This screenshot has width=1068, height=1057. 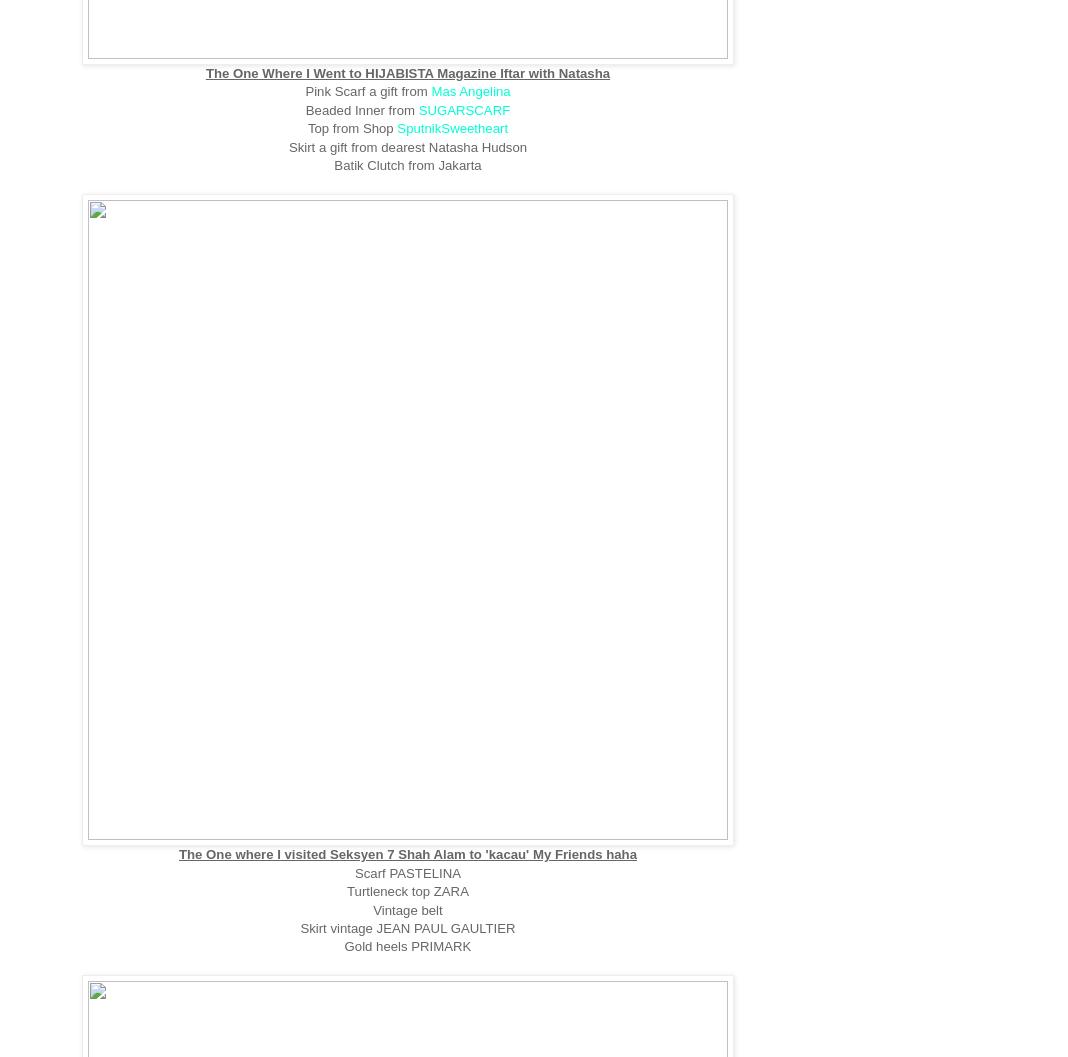 I want to click on 'Gold heels PRIMARK', so click(x=407, y=946).